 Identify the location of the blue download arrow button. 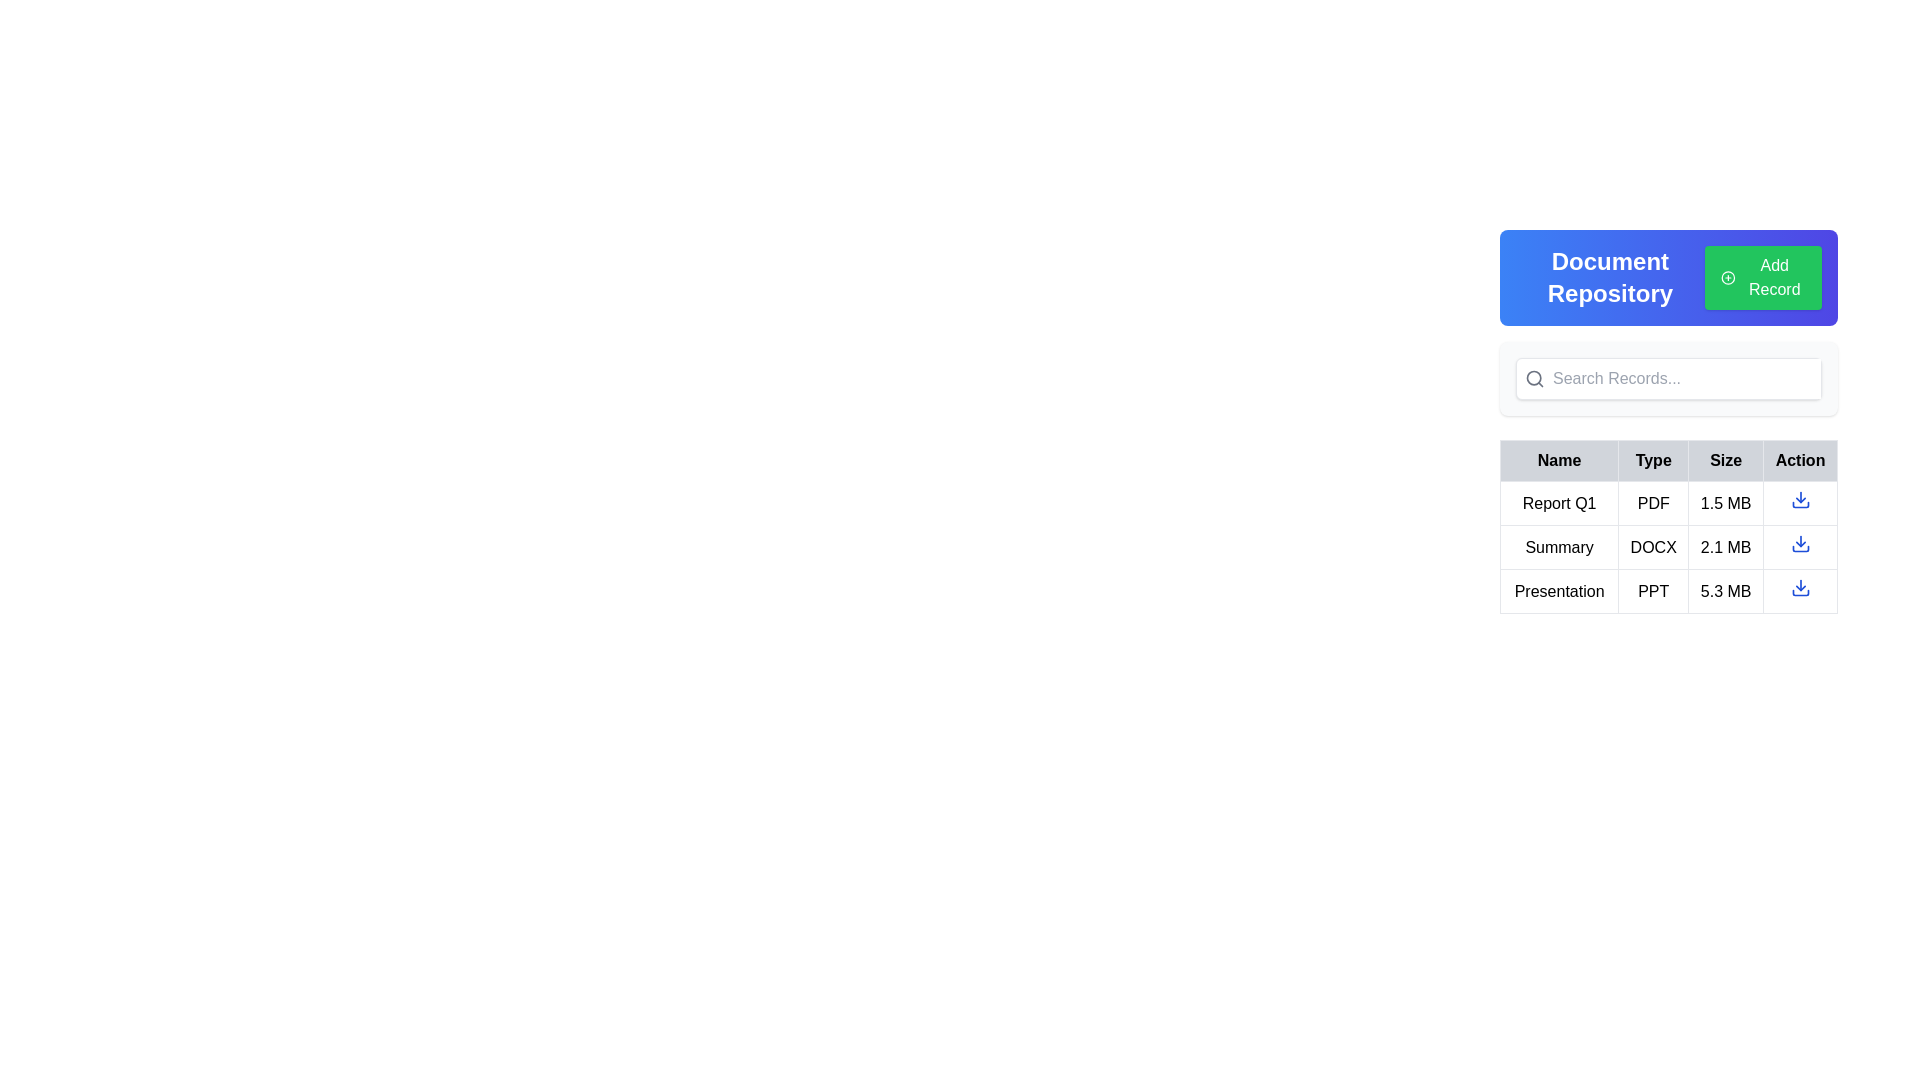
(1800, 586).